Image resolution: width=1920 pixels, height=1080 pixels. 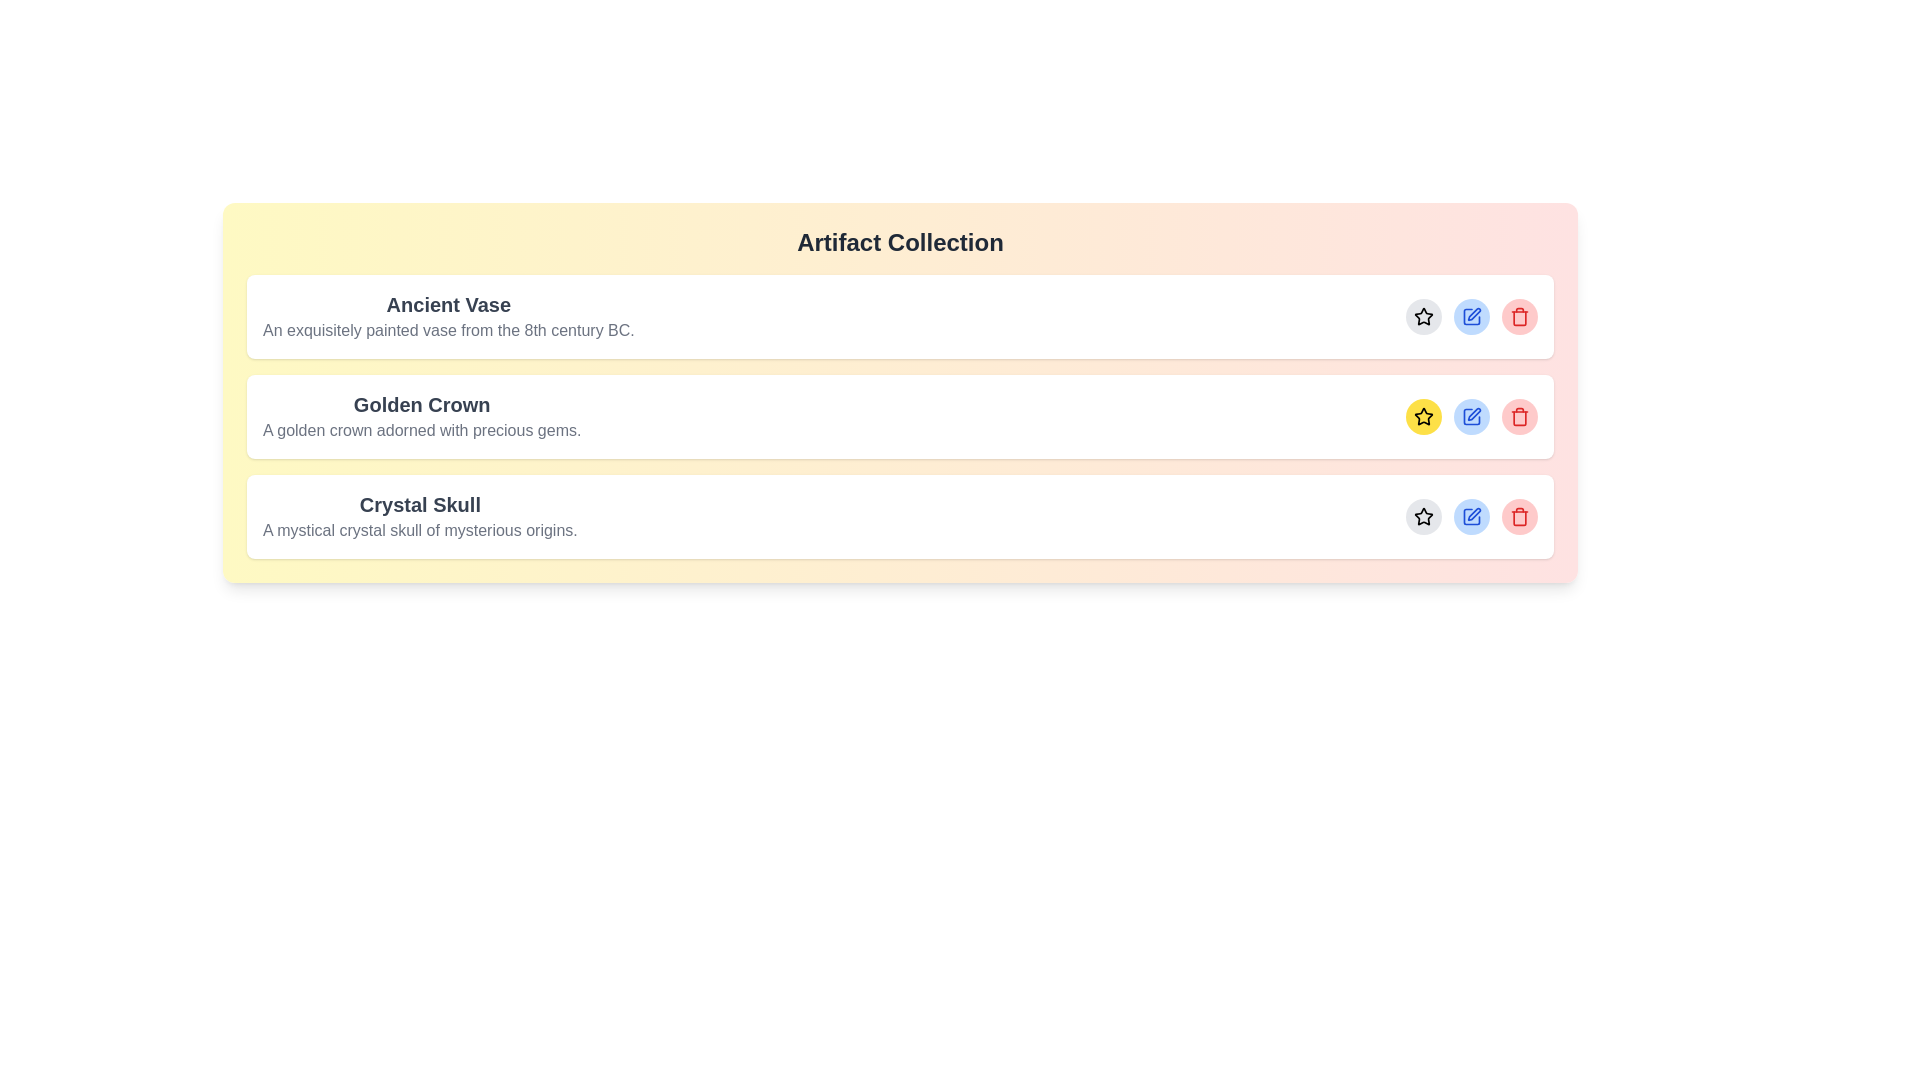 I want to click on the star button corresponding to the artifact named Golden Crown to toggle its 'like' status, so click(x=1423, y=415).